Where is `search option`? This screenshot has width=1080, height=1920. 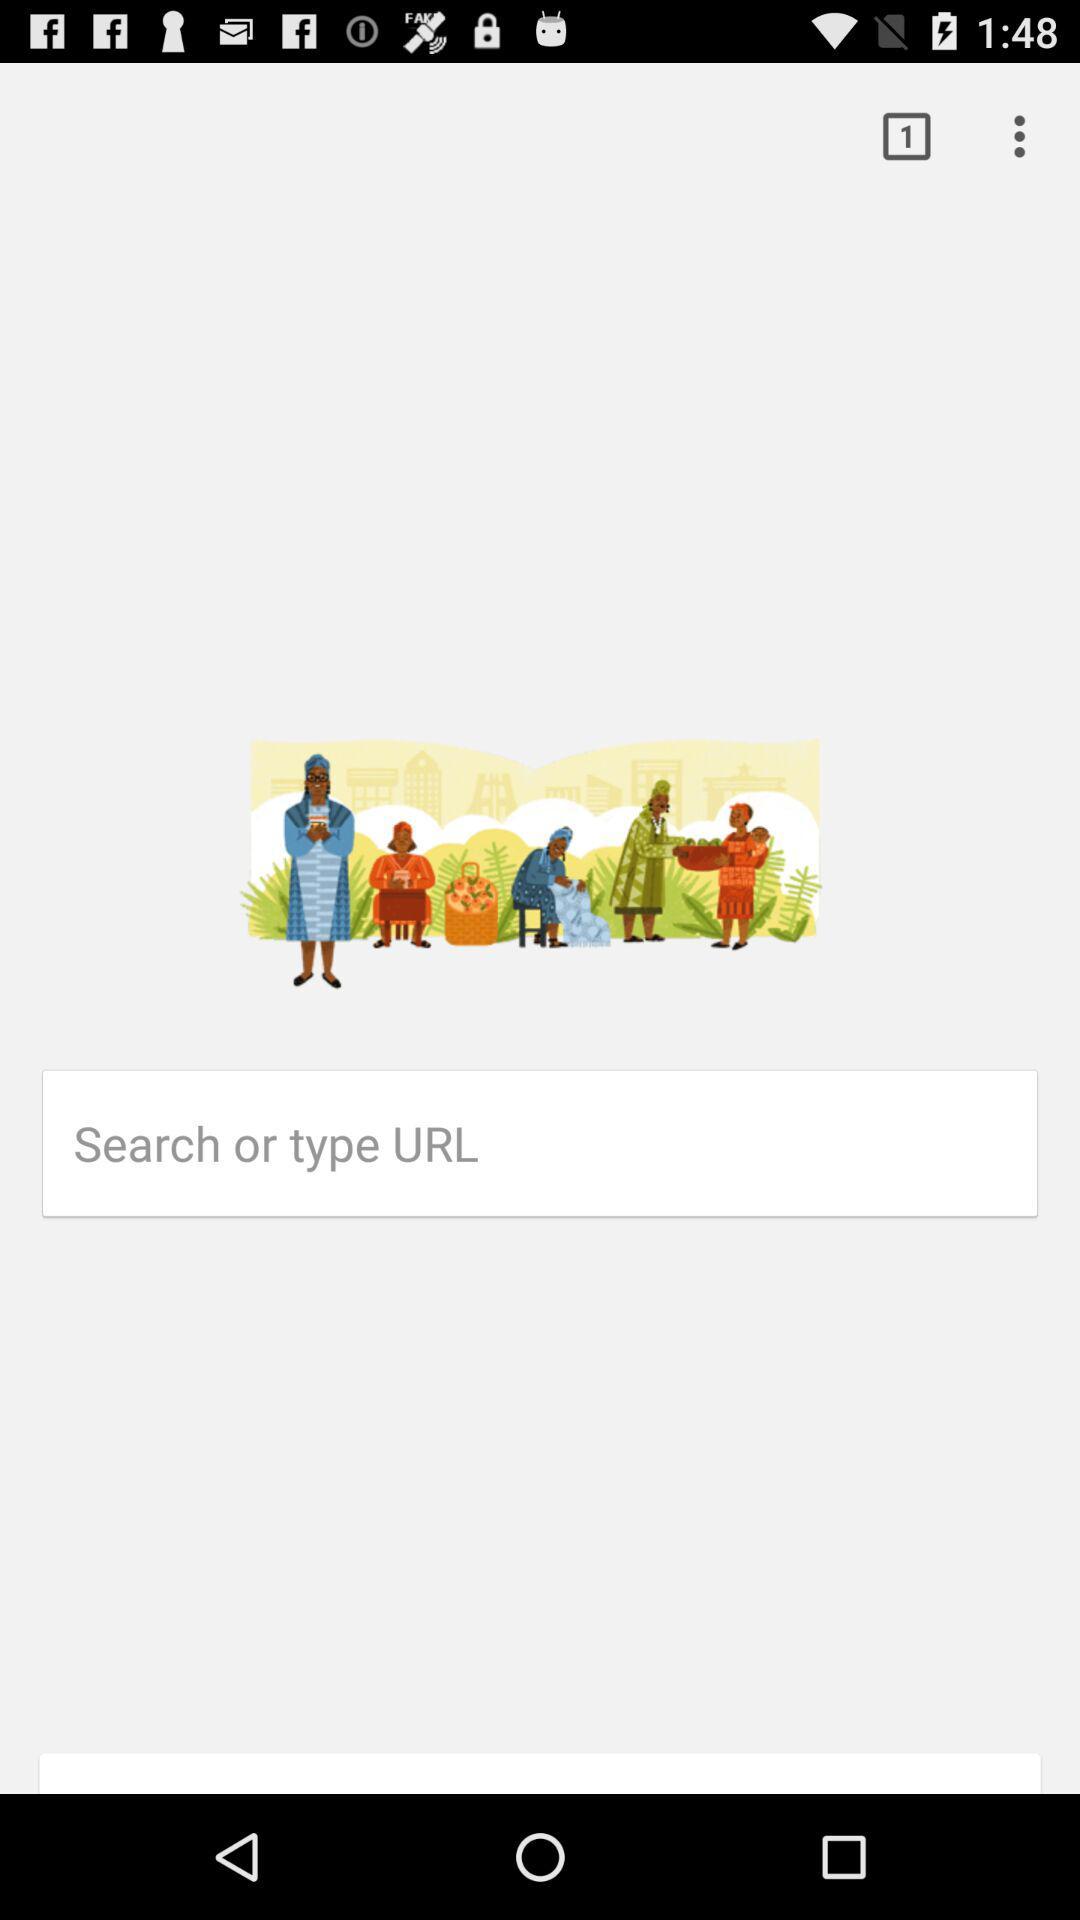
search option is located at coordinates (555, 1143).